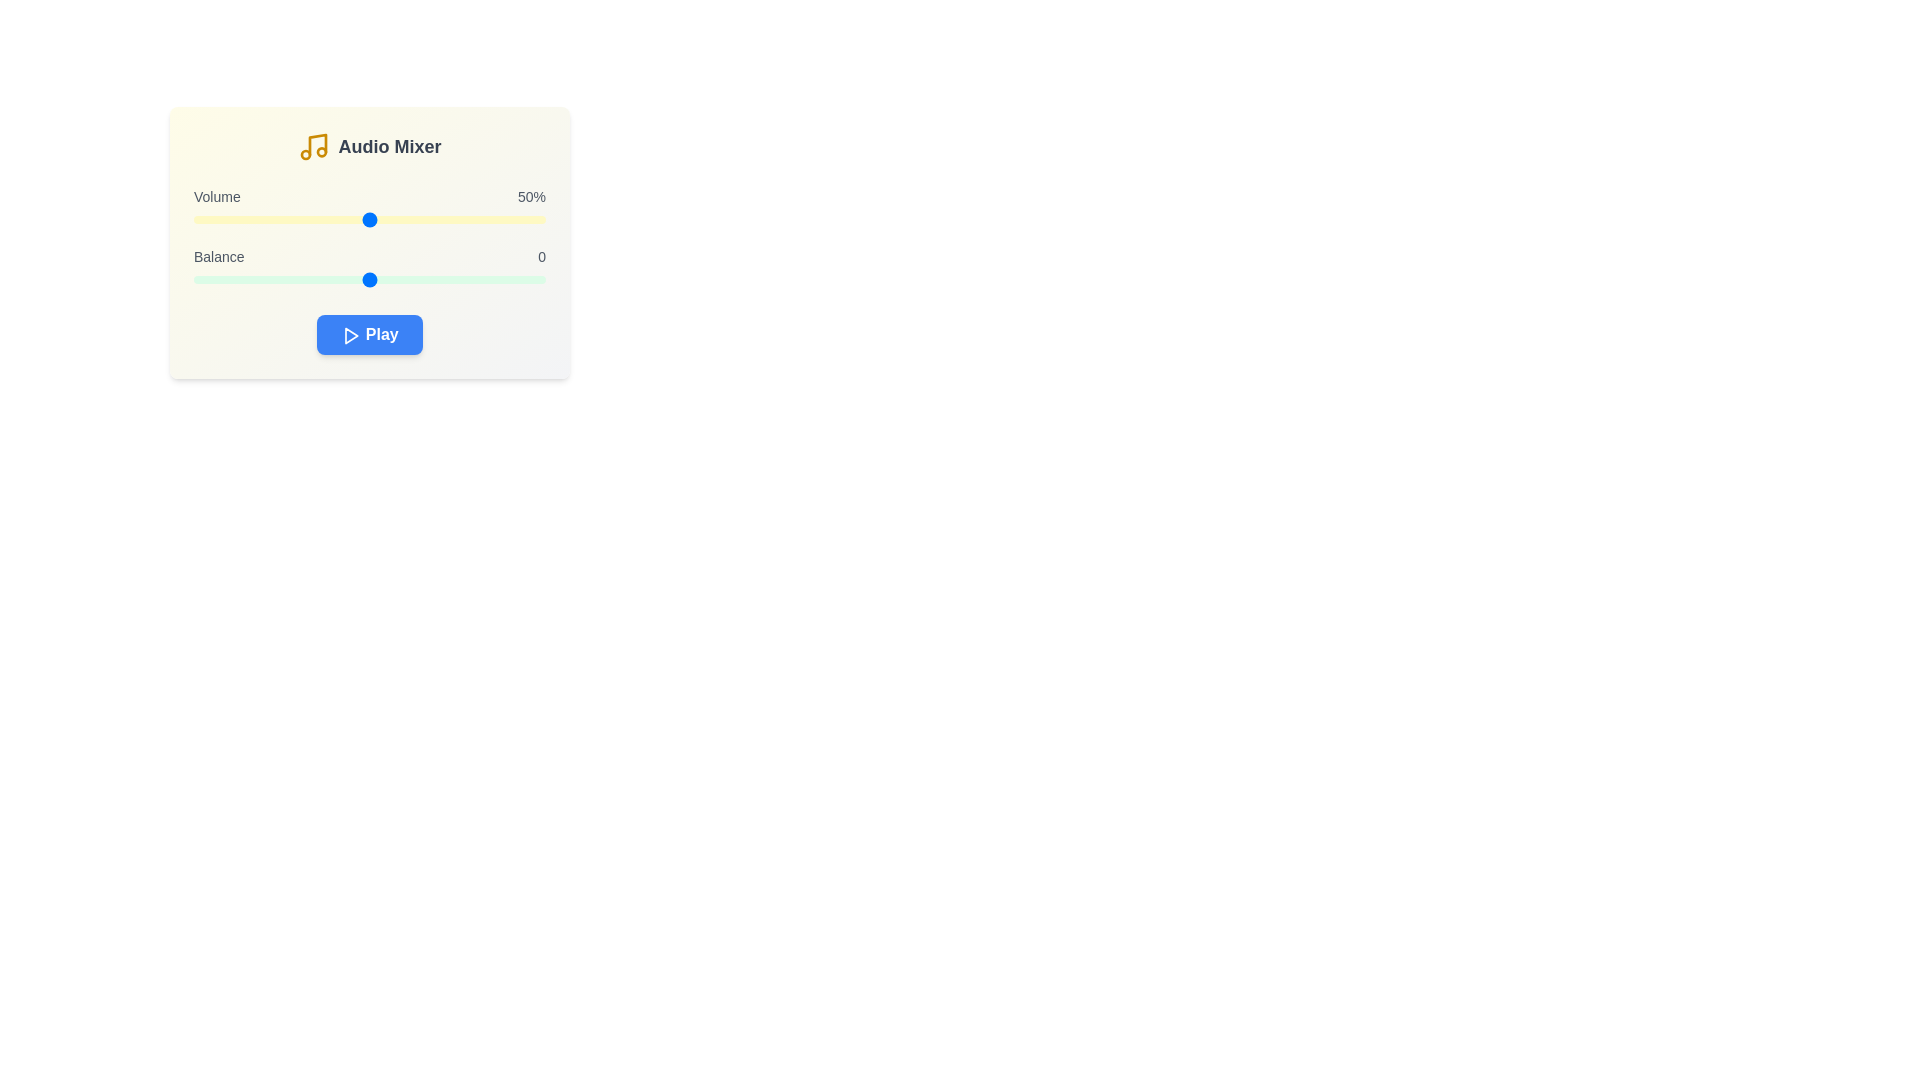 This screenshot has width=1920, height=1080. I want to click on the playback control button located below the 'Volume' and 'Balance' sliders in the 'Audio Mixer' interface, so click(369, 334).